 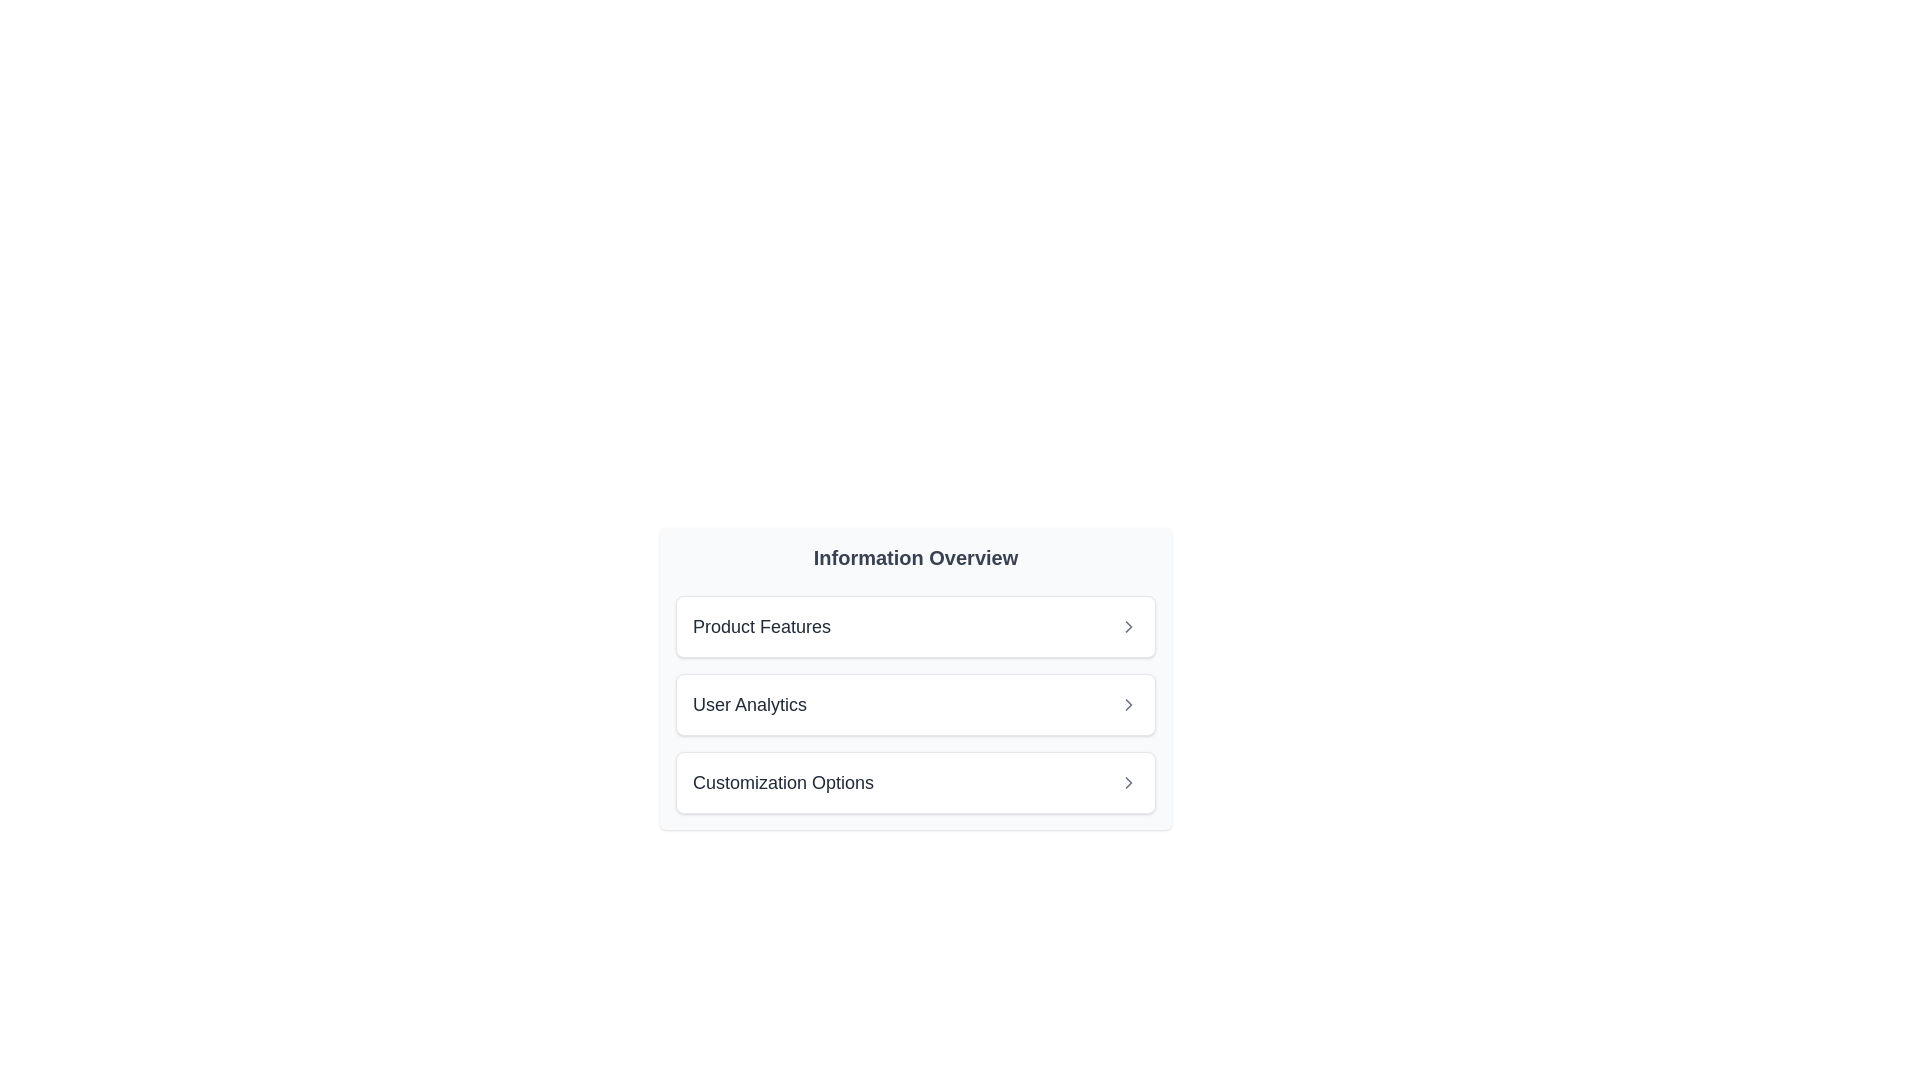 I want to click on the chevron icon located in the 'Customization Options' row, which is positioned at the far right and indicates expandable options, so click(x=1128, y=782).